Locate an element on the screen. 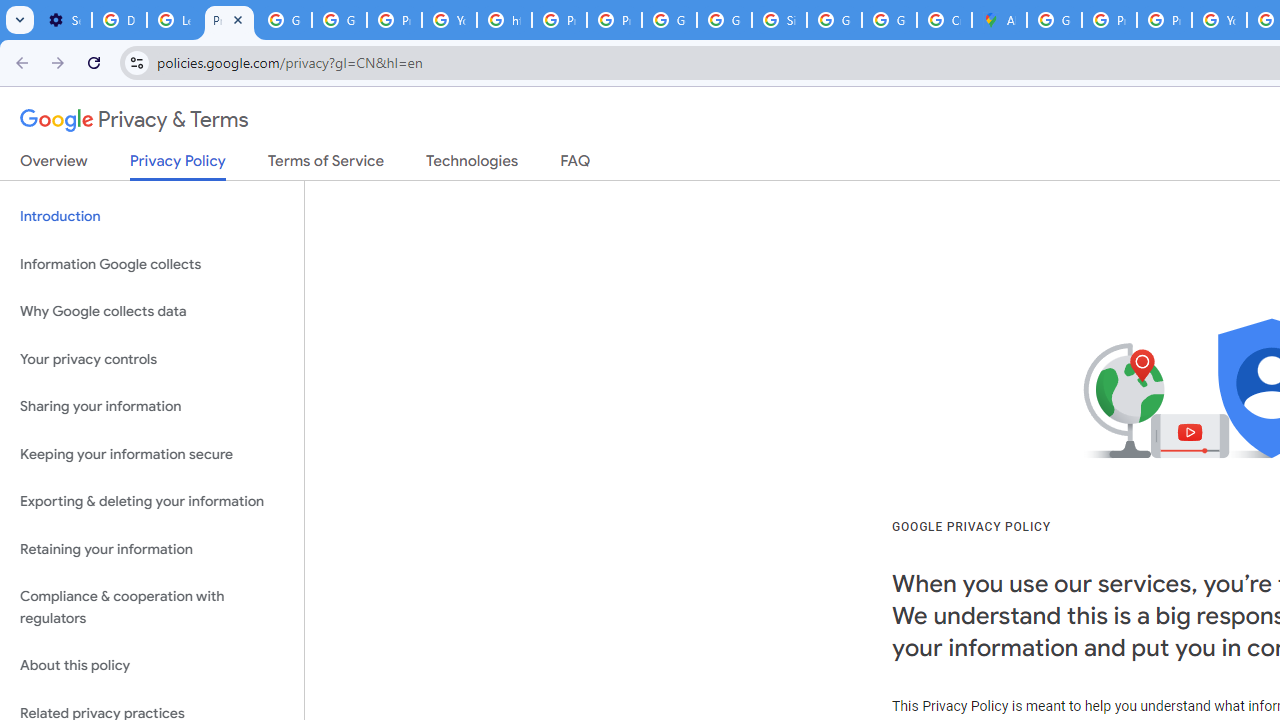 The width and height of the screenshot is (1280, 720). 'Sign in - Google Accounts' is located at coordinates (778, 20).